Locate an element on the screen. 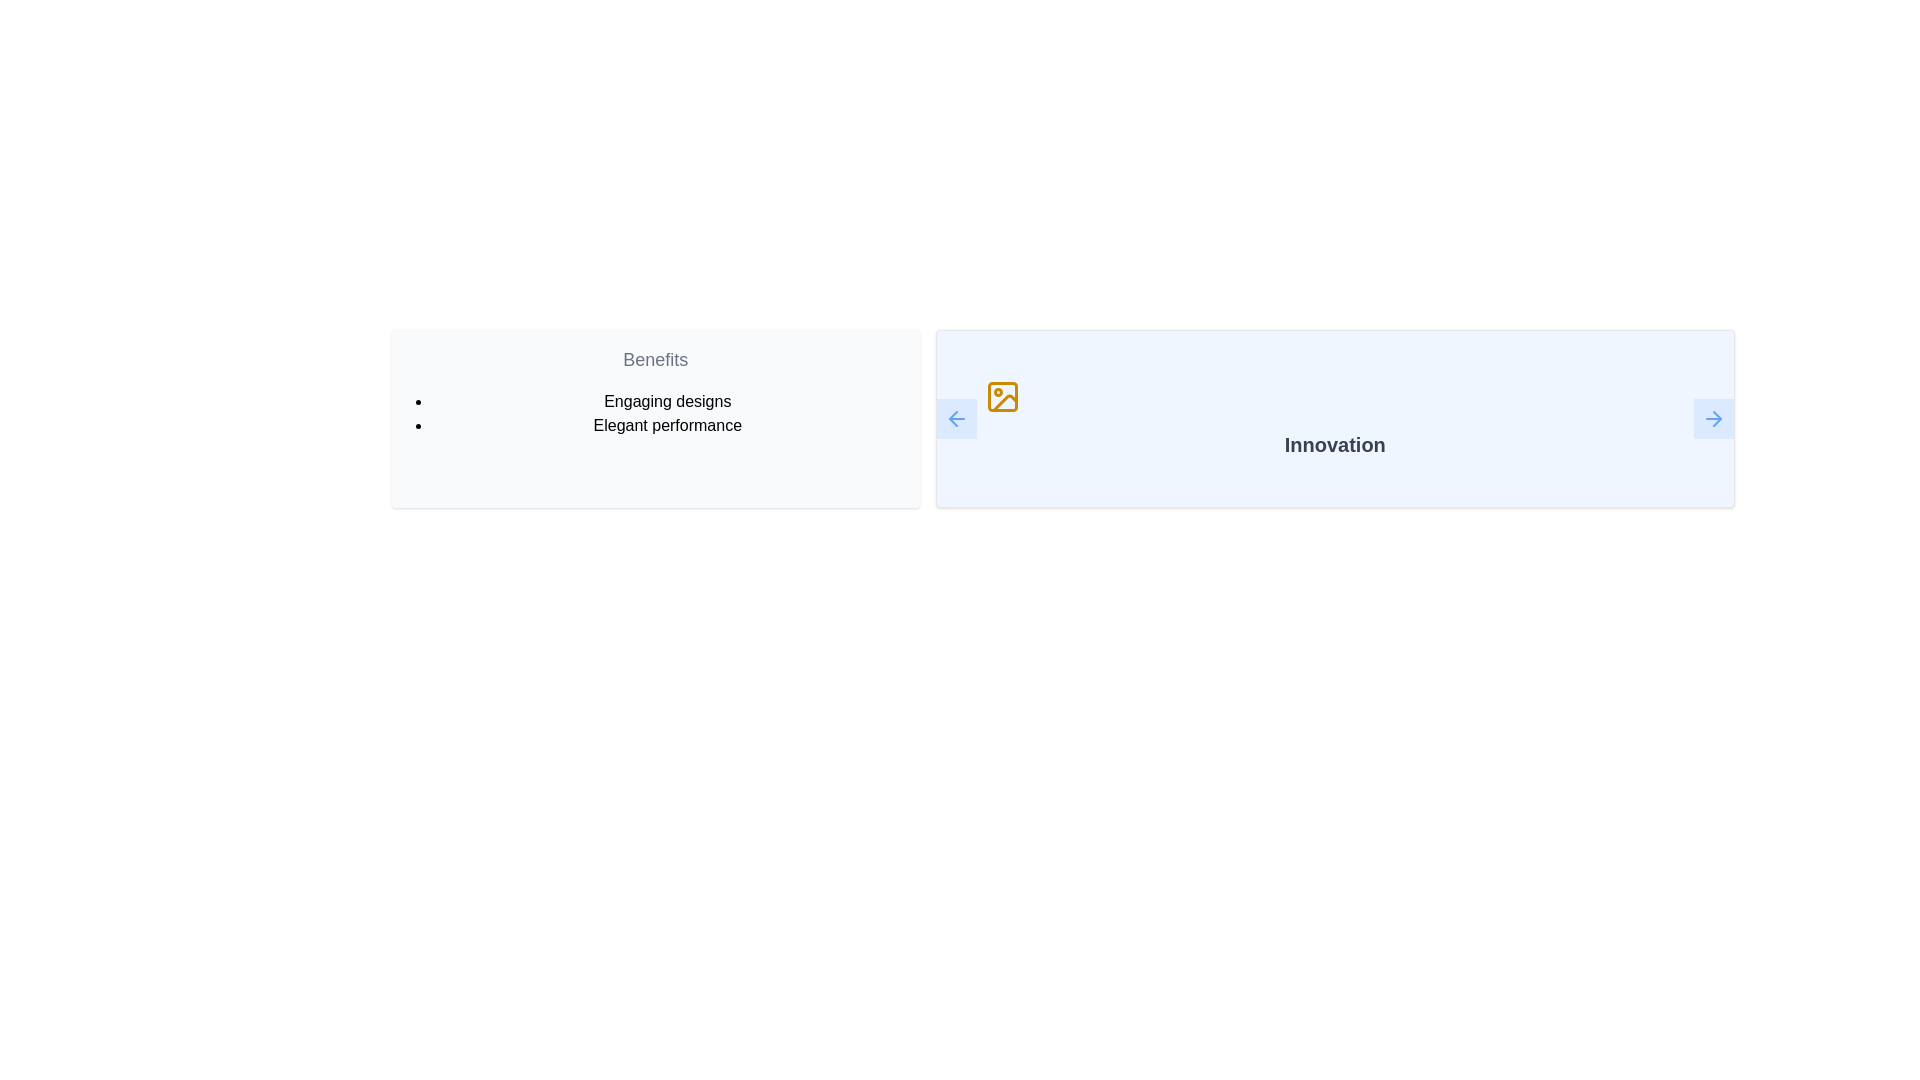 The height and width of the screenshot is (1080, 1920). the navigational arrow icon located within the blue button labeled 'Innovation' on the far right of the second section is located at coordinates (1712, 418).